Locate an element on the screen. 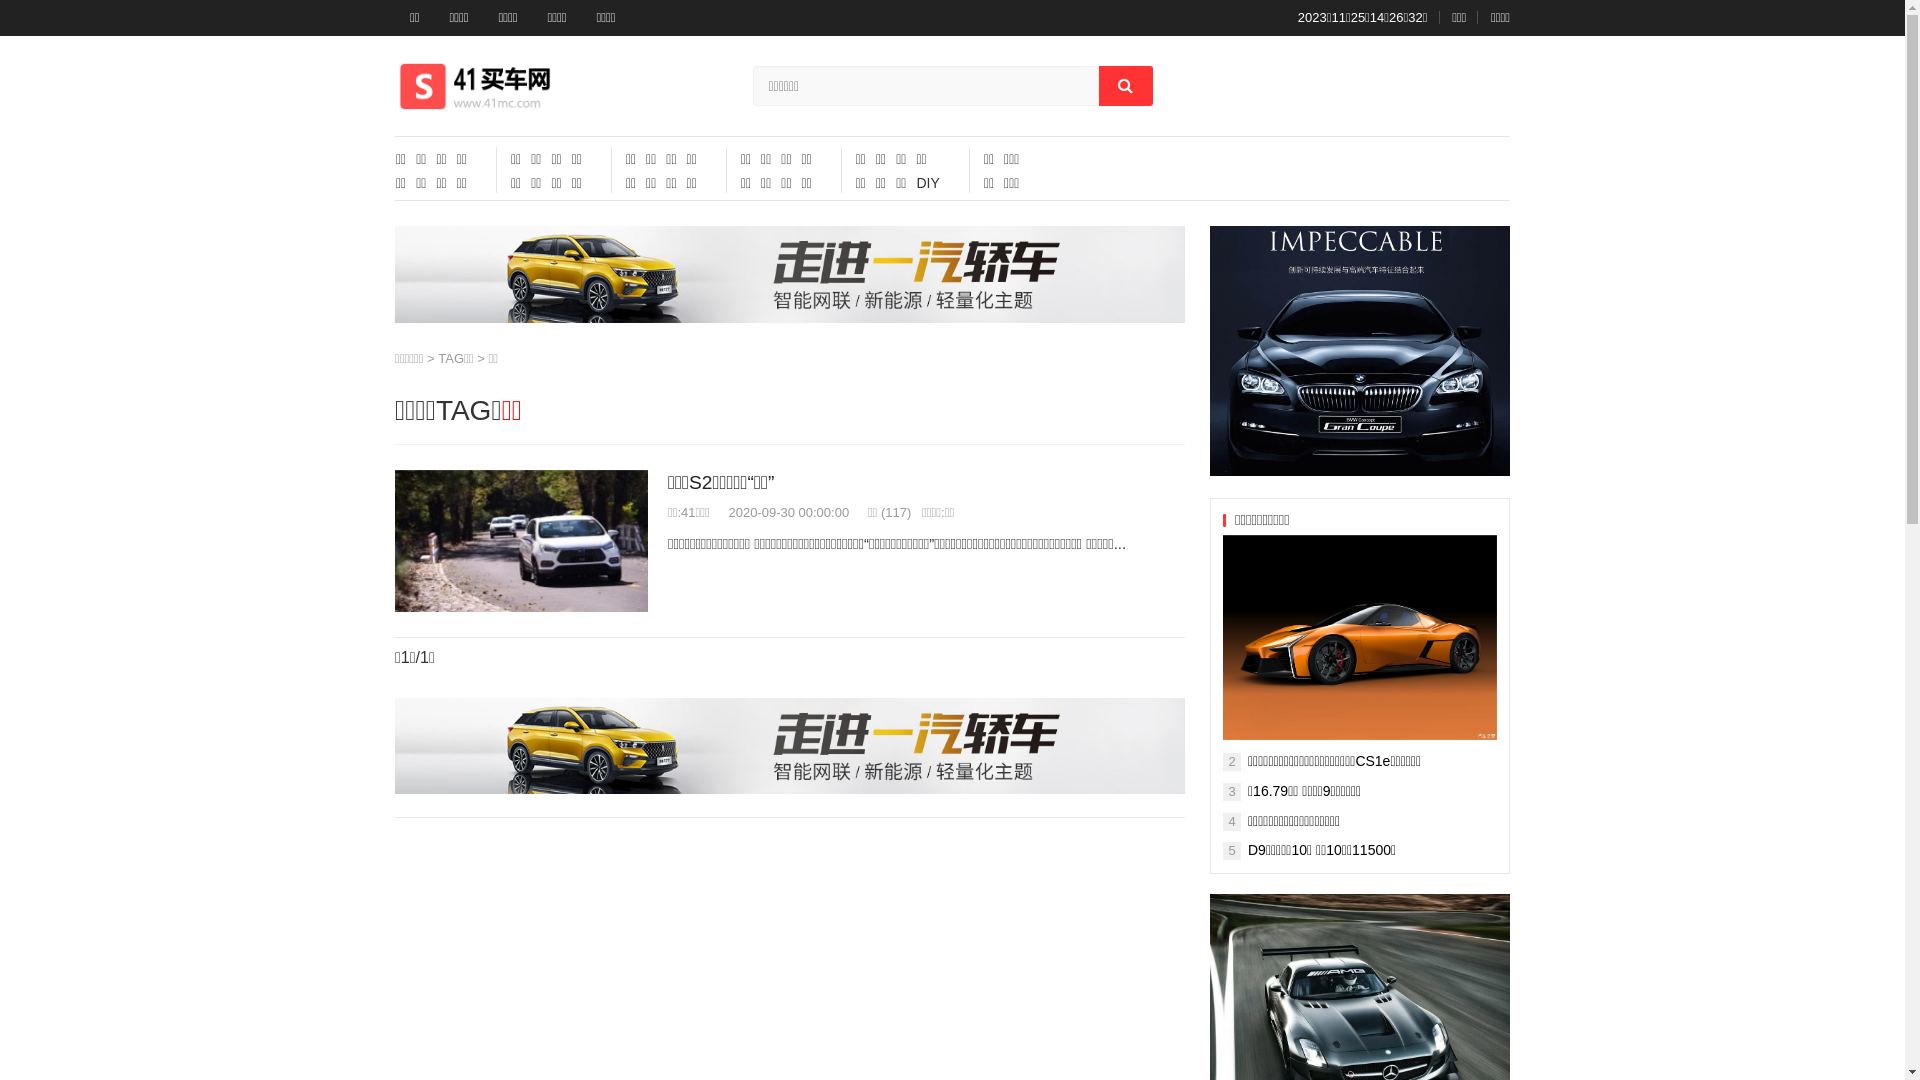  'DIY' is located at coordinates (910, 182).